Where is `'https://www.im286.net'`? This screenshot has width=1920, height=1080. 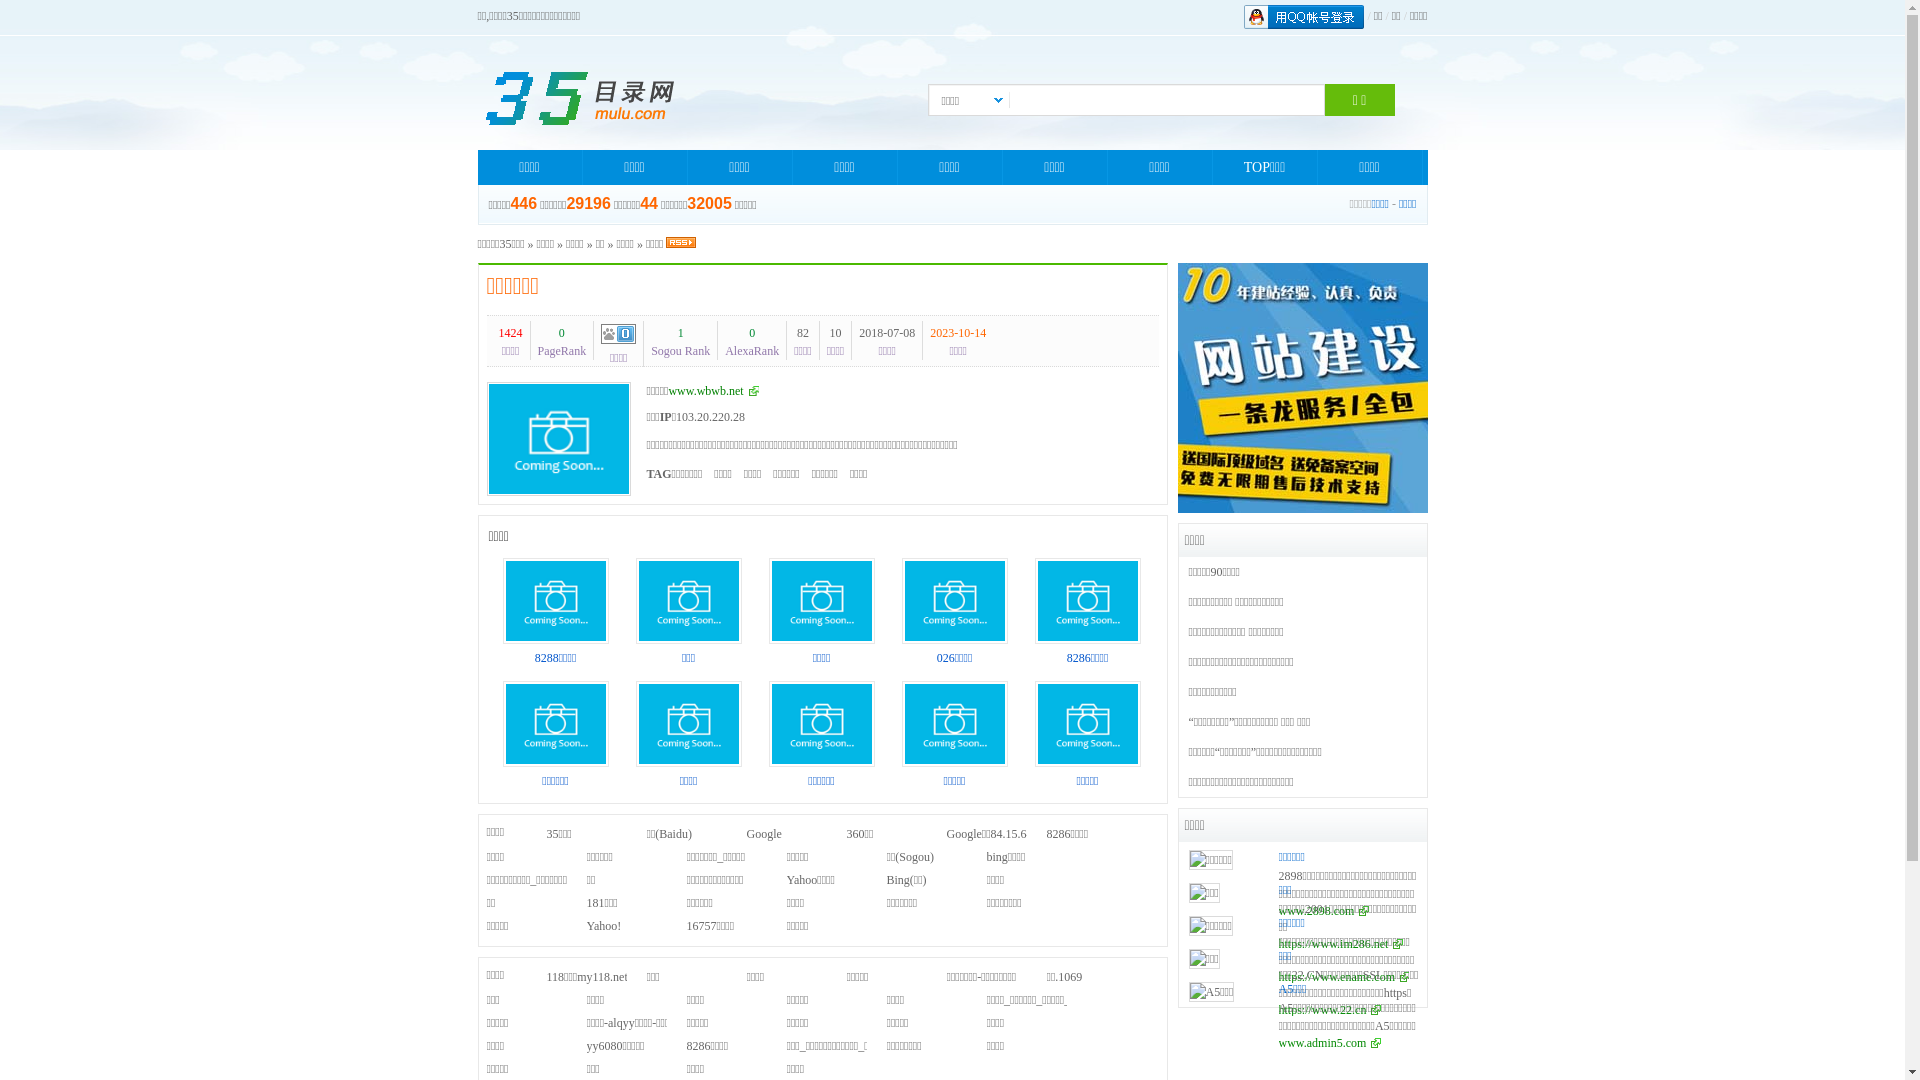
'https://www.im286.net' is located at coordinates (1276, 944).